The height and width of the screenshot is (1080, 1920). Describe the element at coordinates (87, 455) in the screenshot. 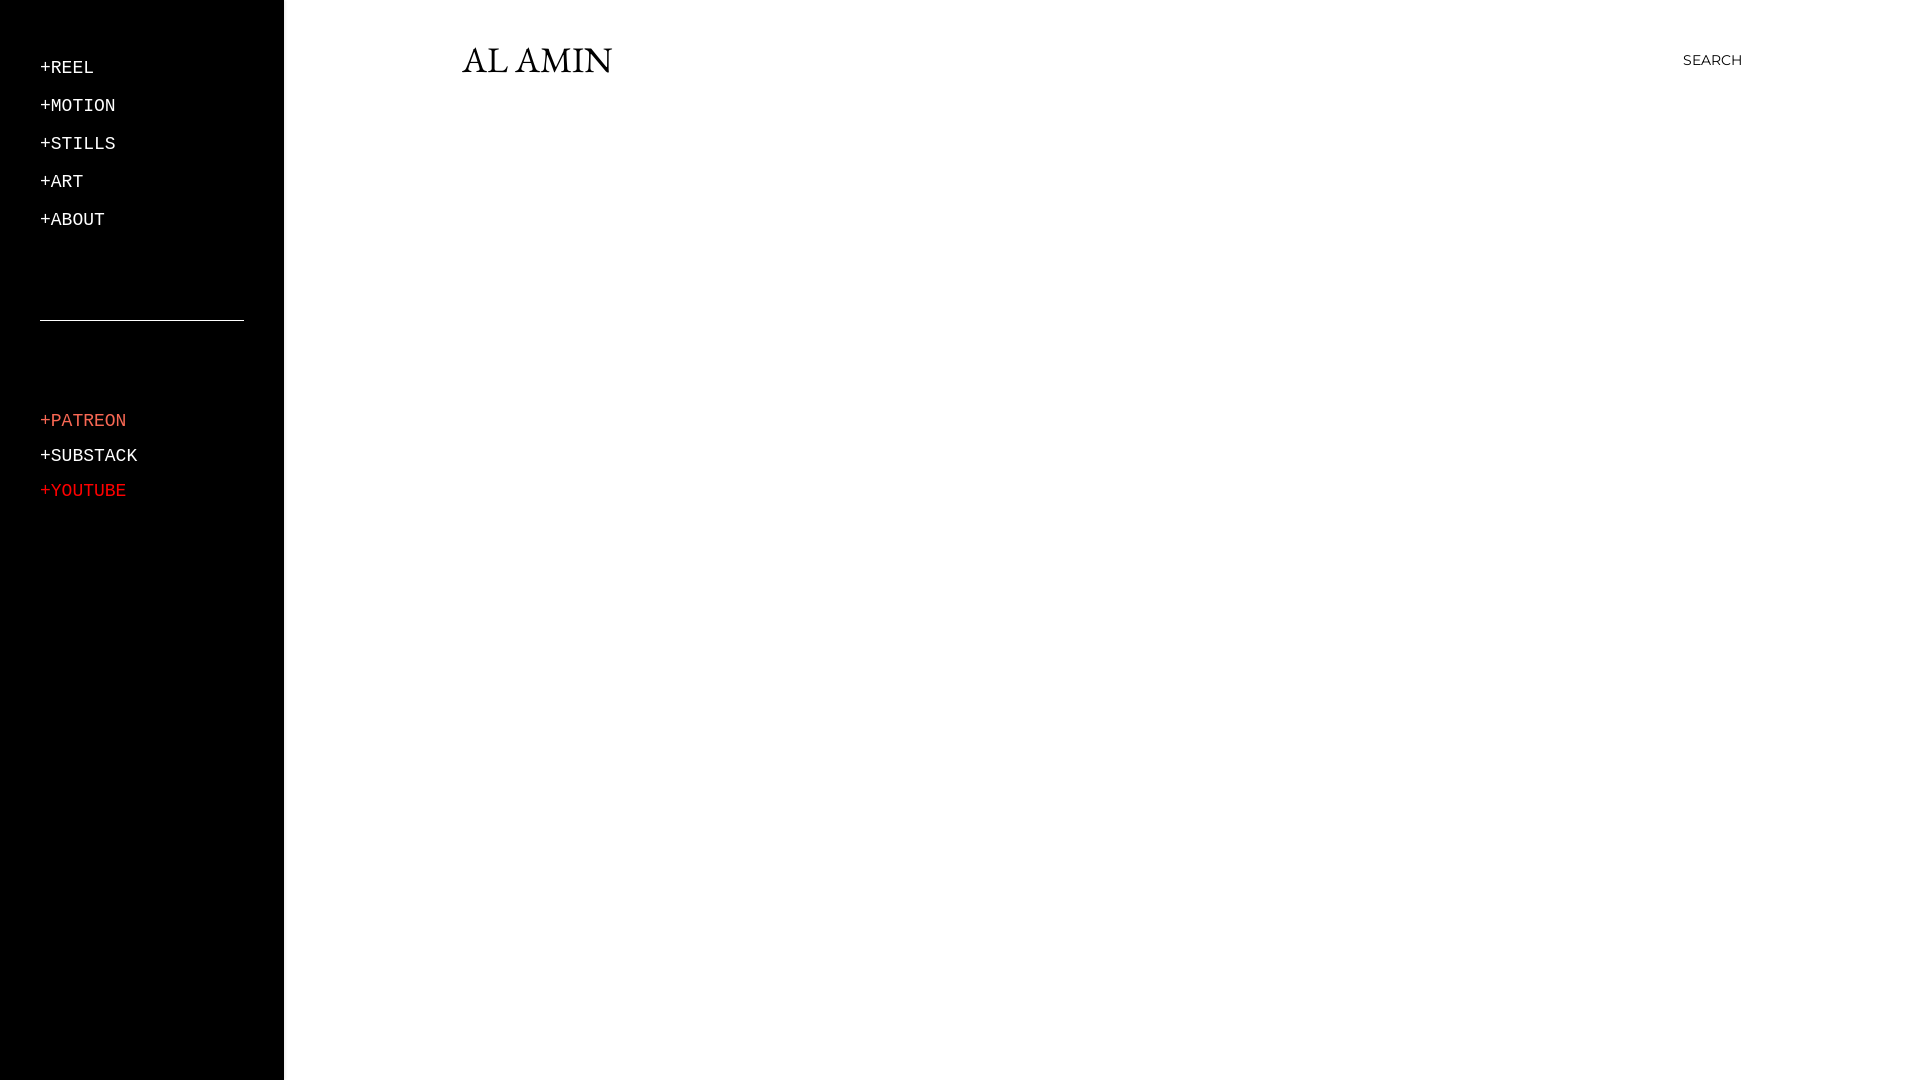

I see `'+SUBSTACK'` at that location.